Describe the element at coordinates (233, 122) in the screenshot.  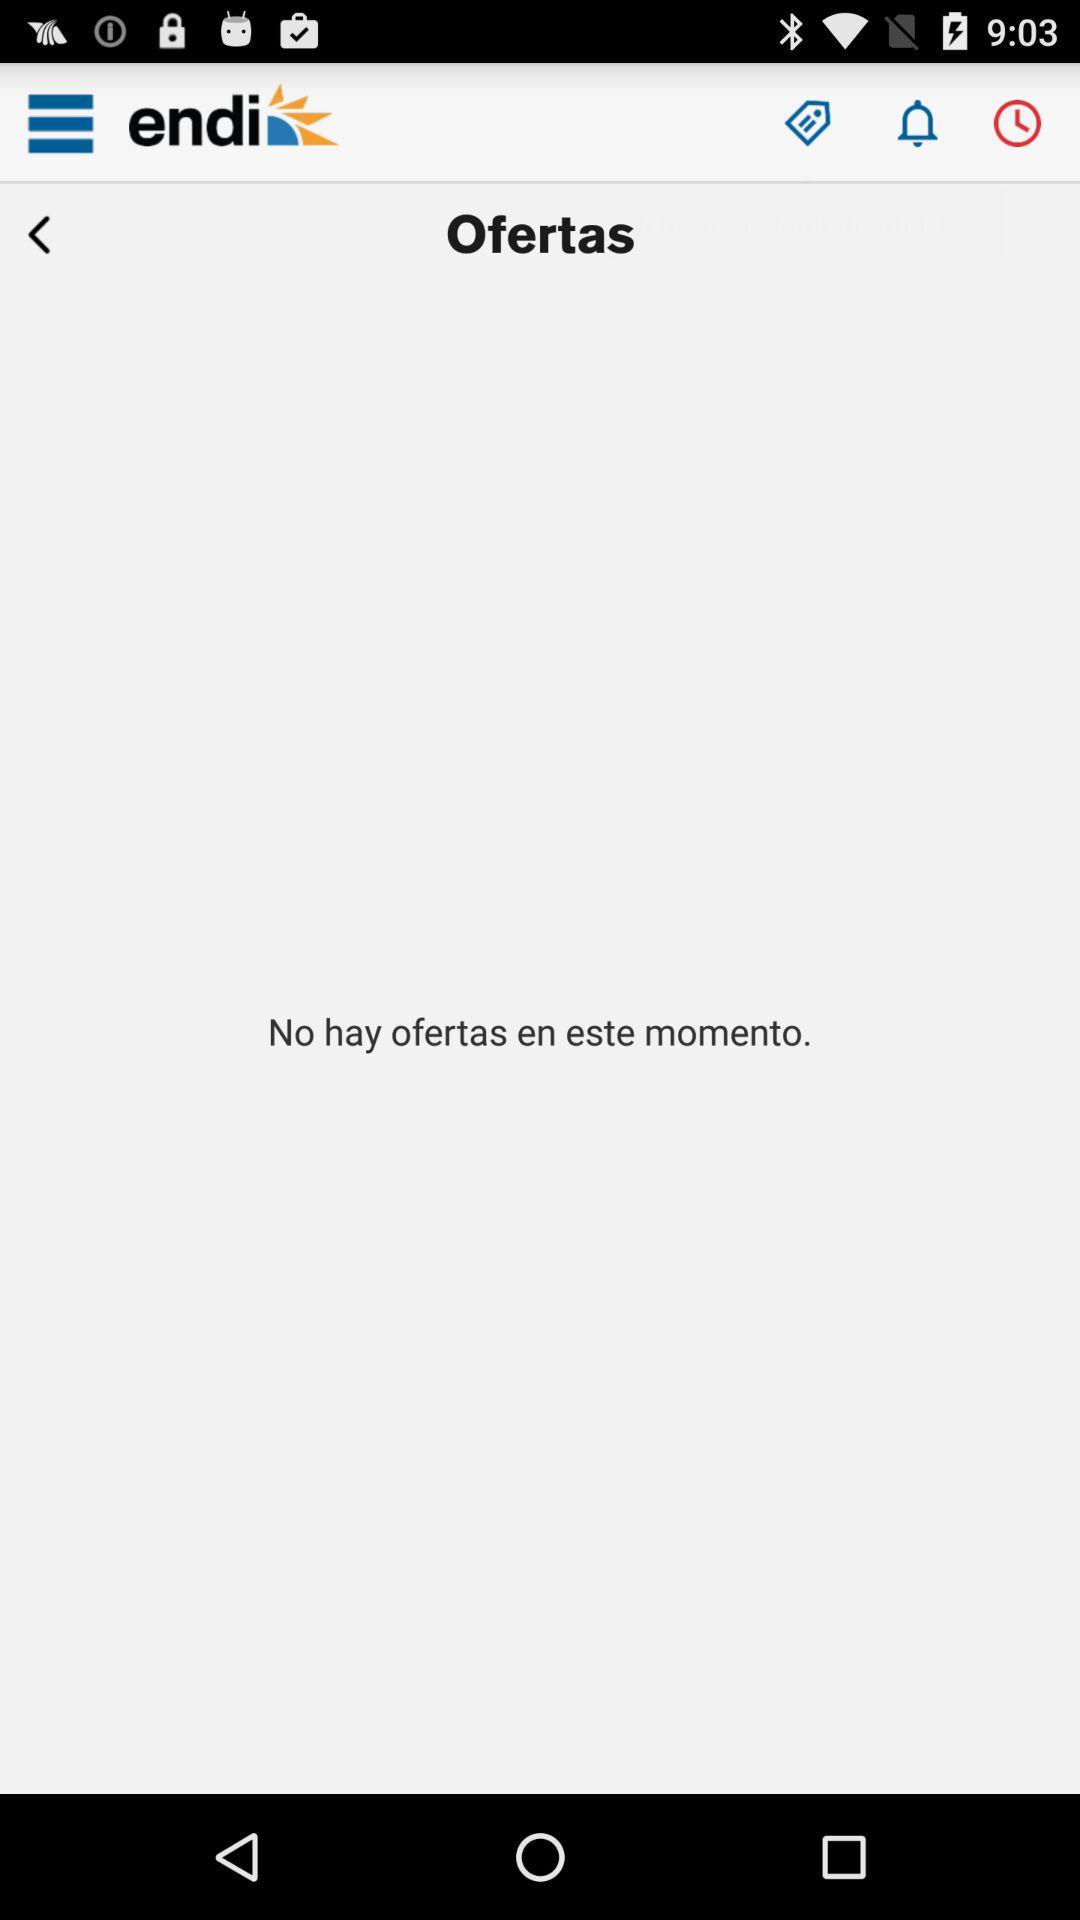
I see `home page` at that location.